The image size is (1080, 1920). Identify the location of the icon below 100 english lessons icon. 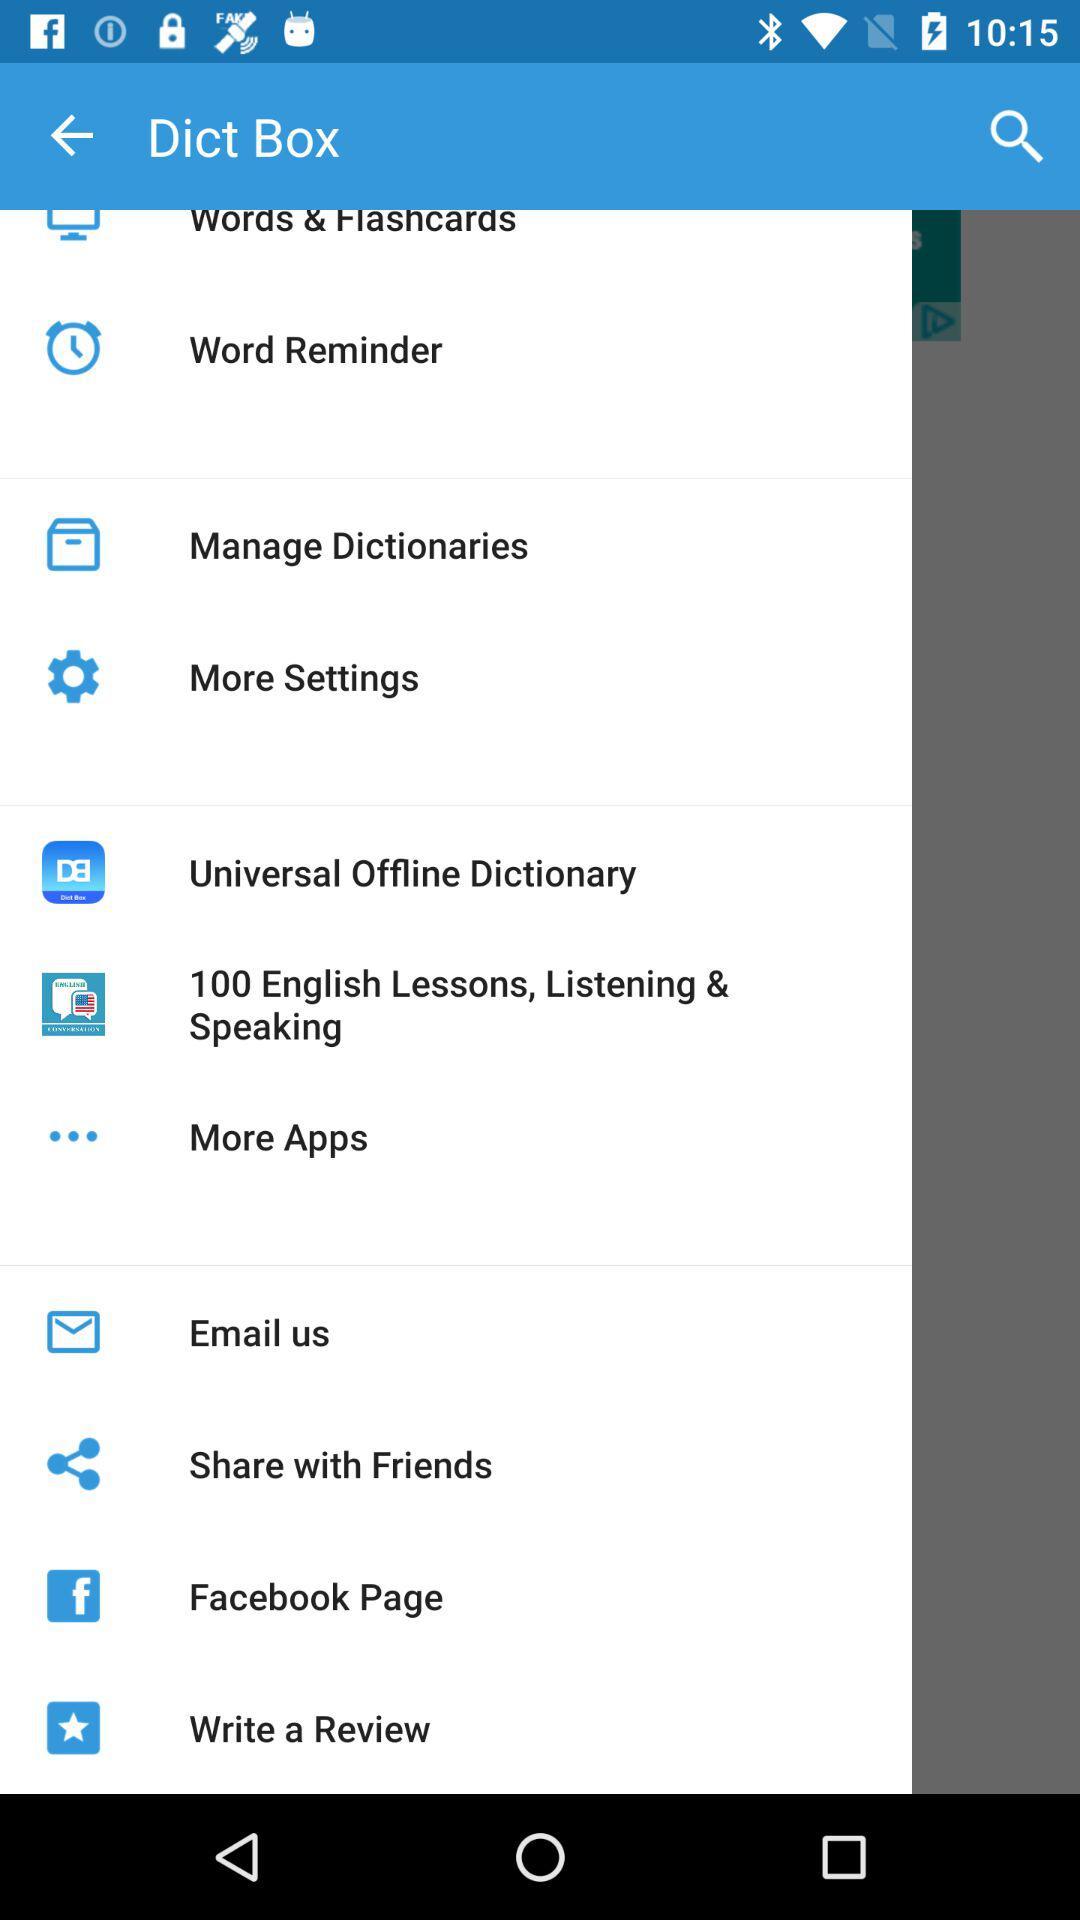
(278, 1136).